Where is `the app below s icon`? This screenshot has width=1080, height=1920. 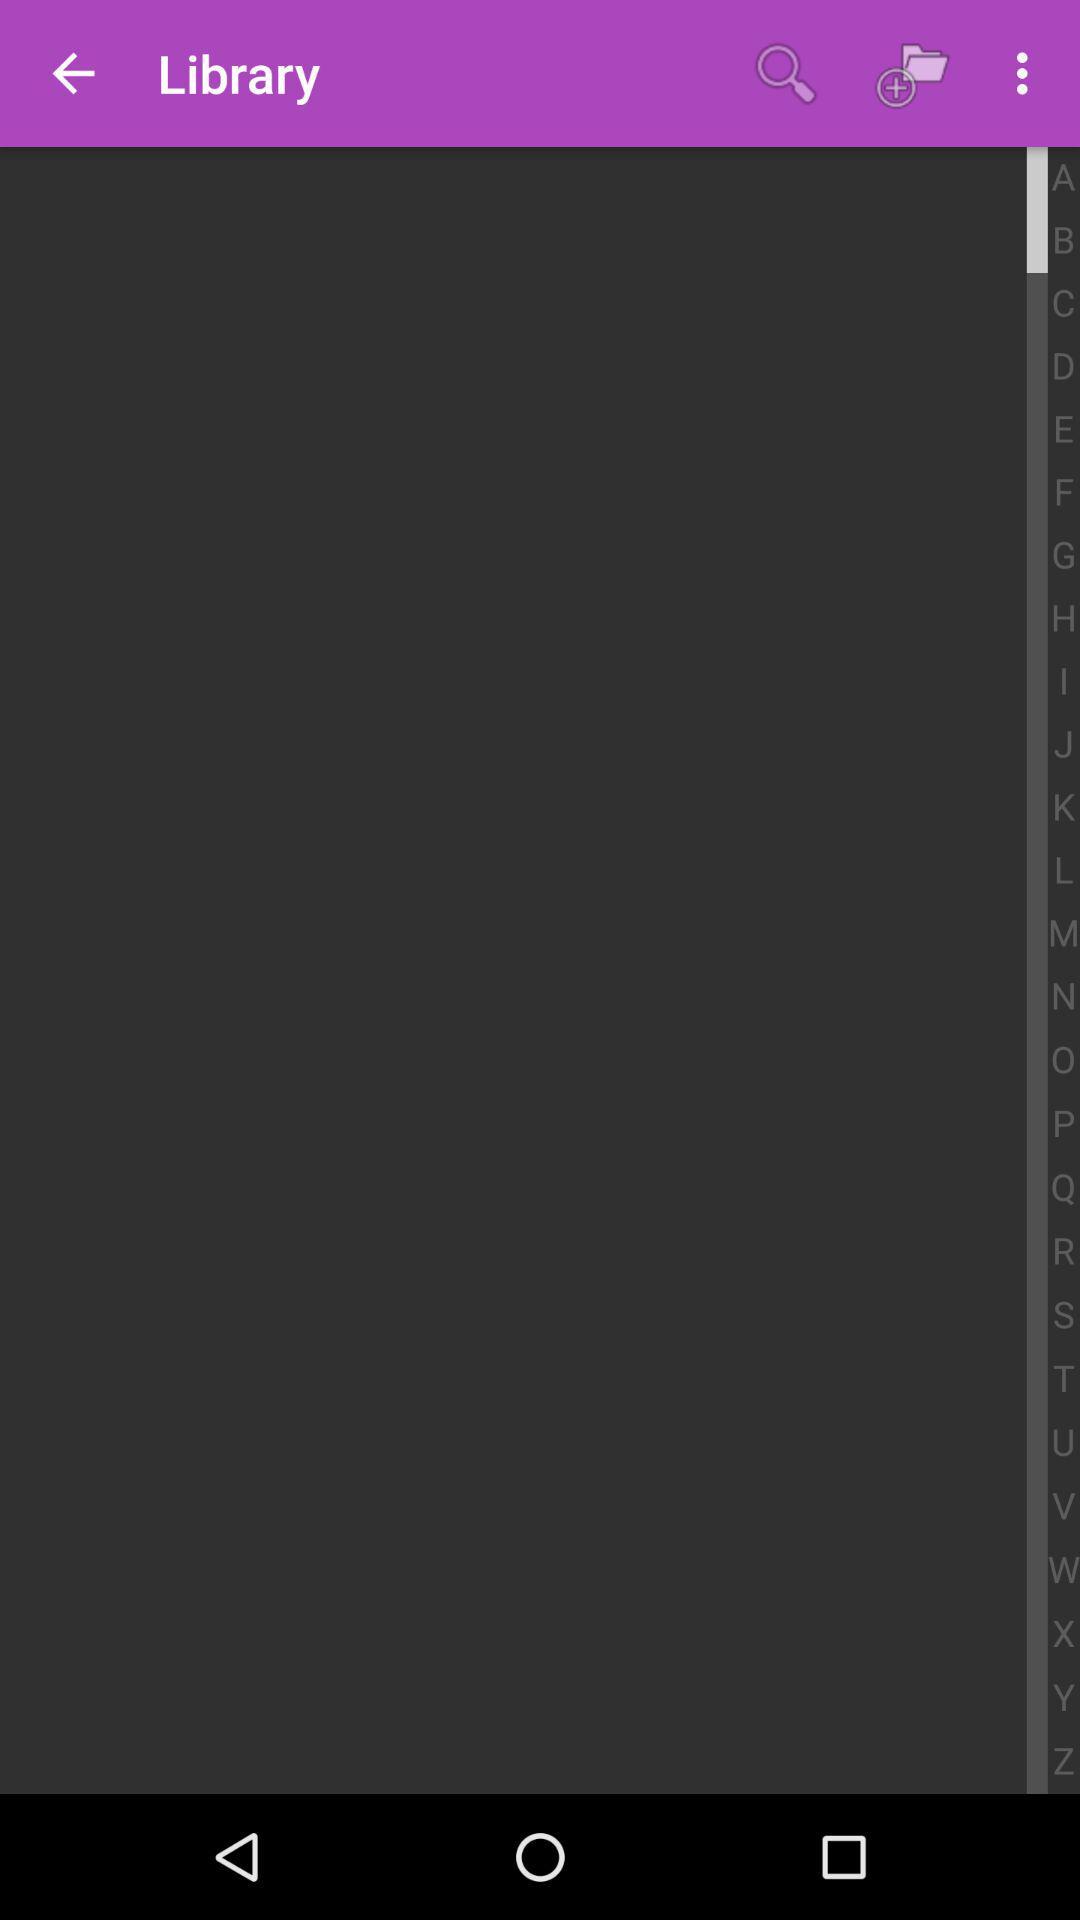
the app below s icon is located at coordinates (1062, 1378).